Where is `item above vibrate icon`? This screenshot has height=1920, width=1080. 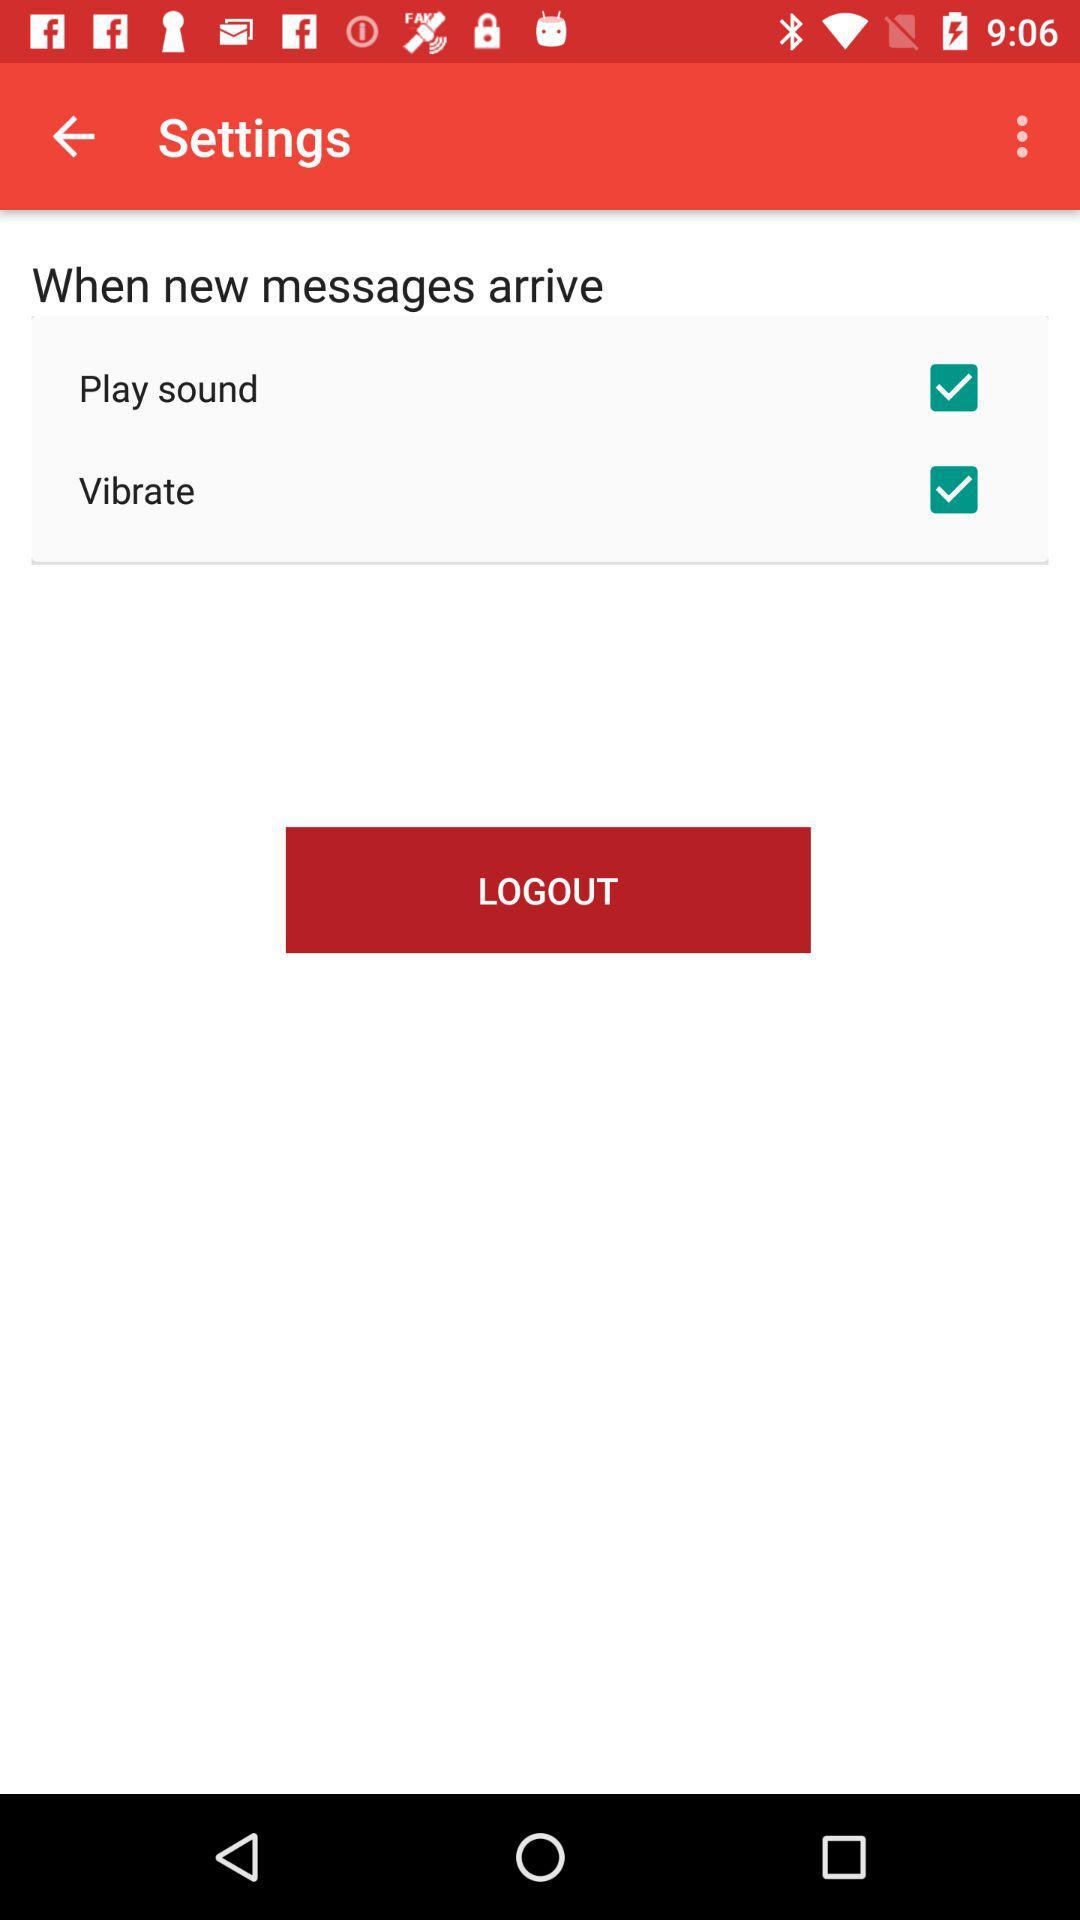
item above vibrate icon is located at coordinates (540, 387).